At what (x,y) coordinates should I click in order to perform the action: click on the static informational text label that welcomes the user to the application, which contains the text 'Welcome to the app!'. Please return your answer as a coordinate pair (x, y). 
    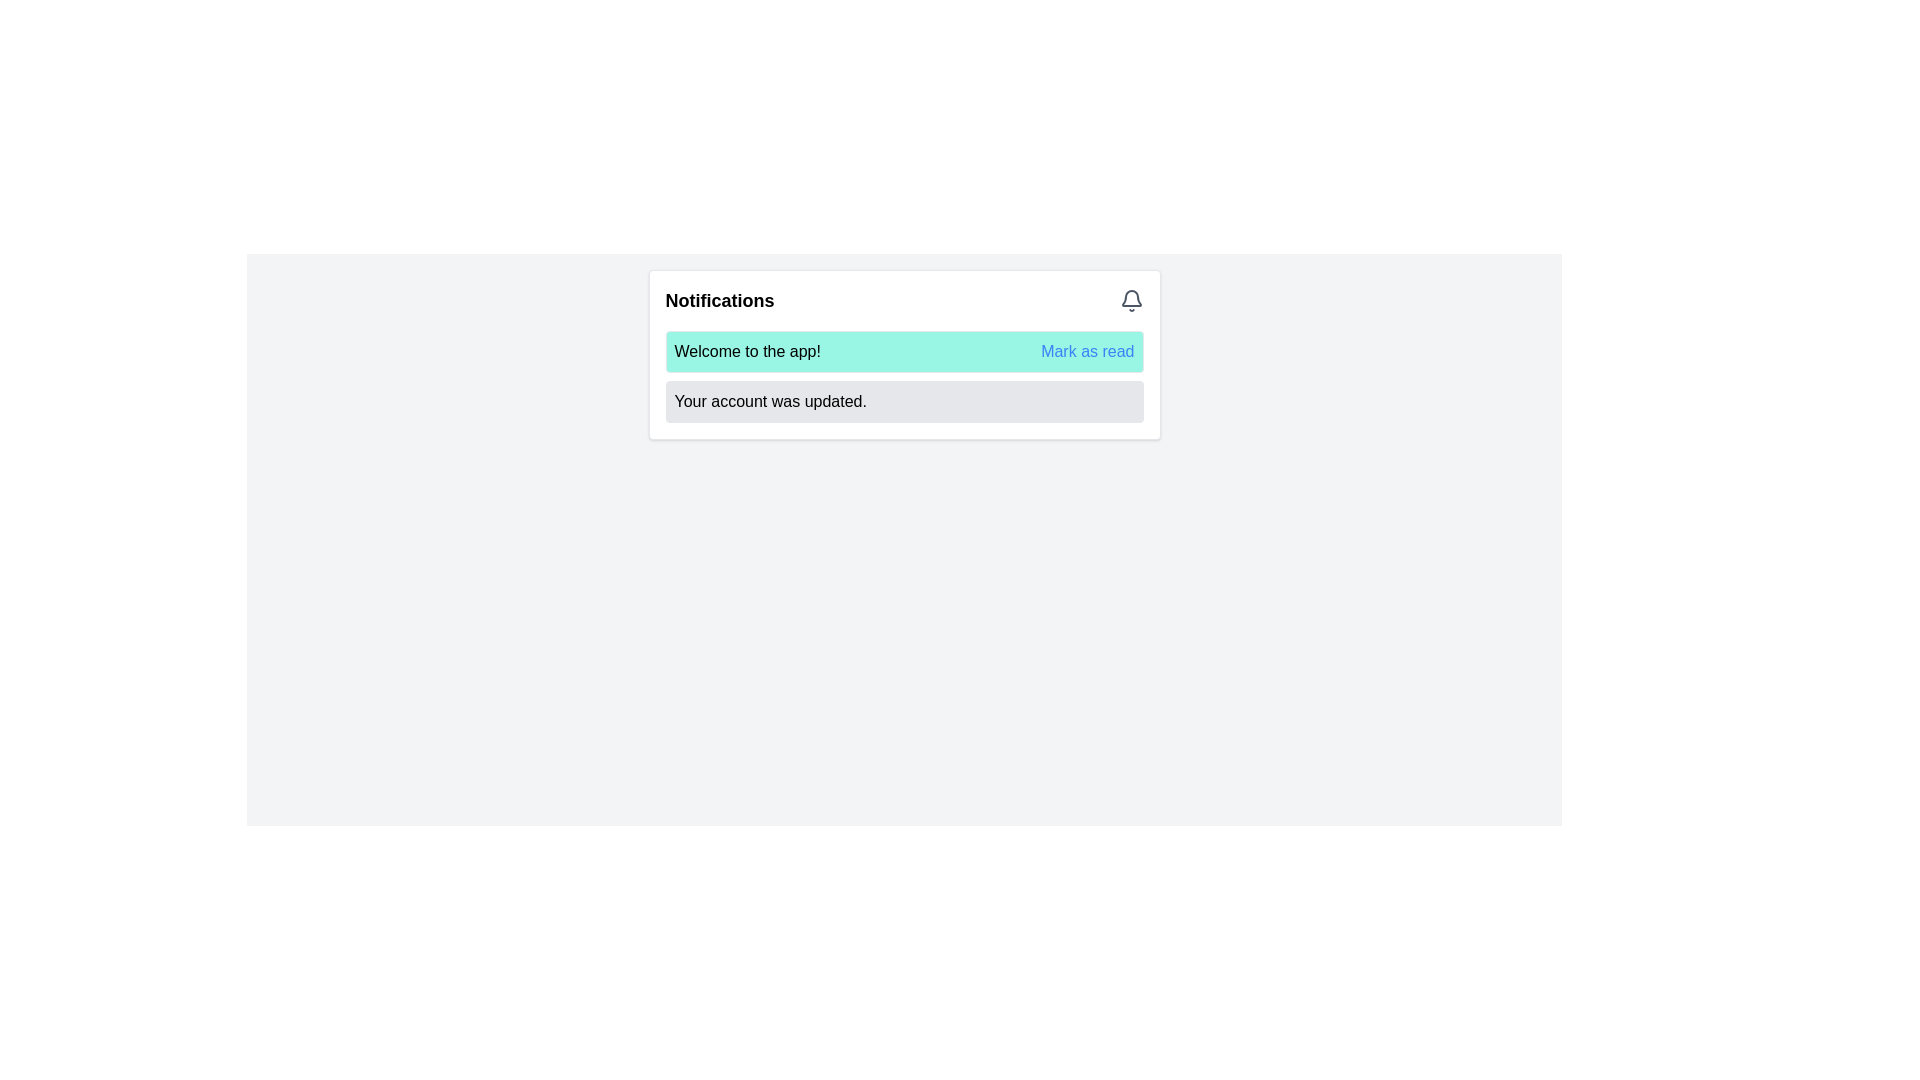
    Looking at the image, I should click on (746, 350).